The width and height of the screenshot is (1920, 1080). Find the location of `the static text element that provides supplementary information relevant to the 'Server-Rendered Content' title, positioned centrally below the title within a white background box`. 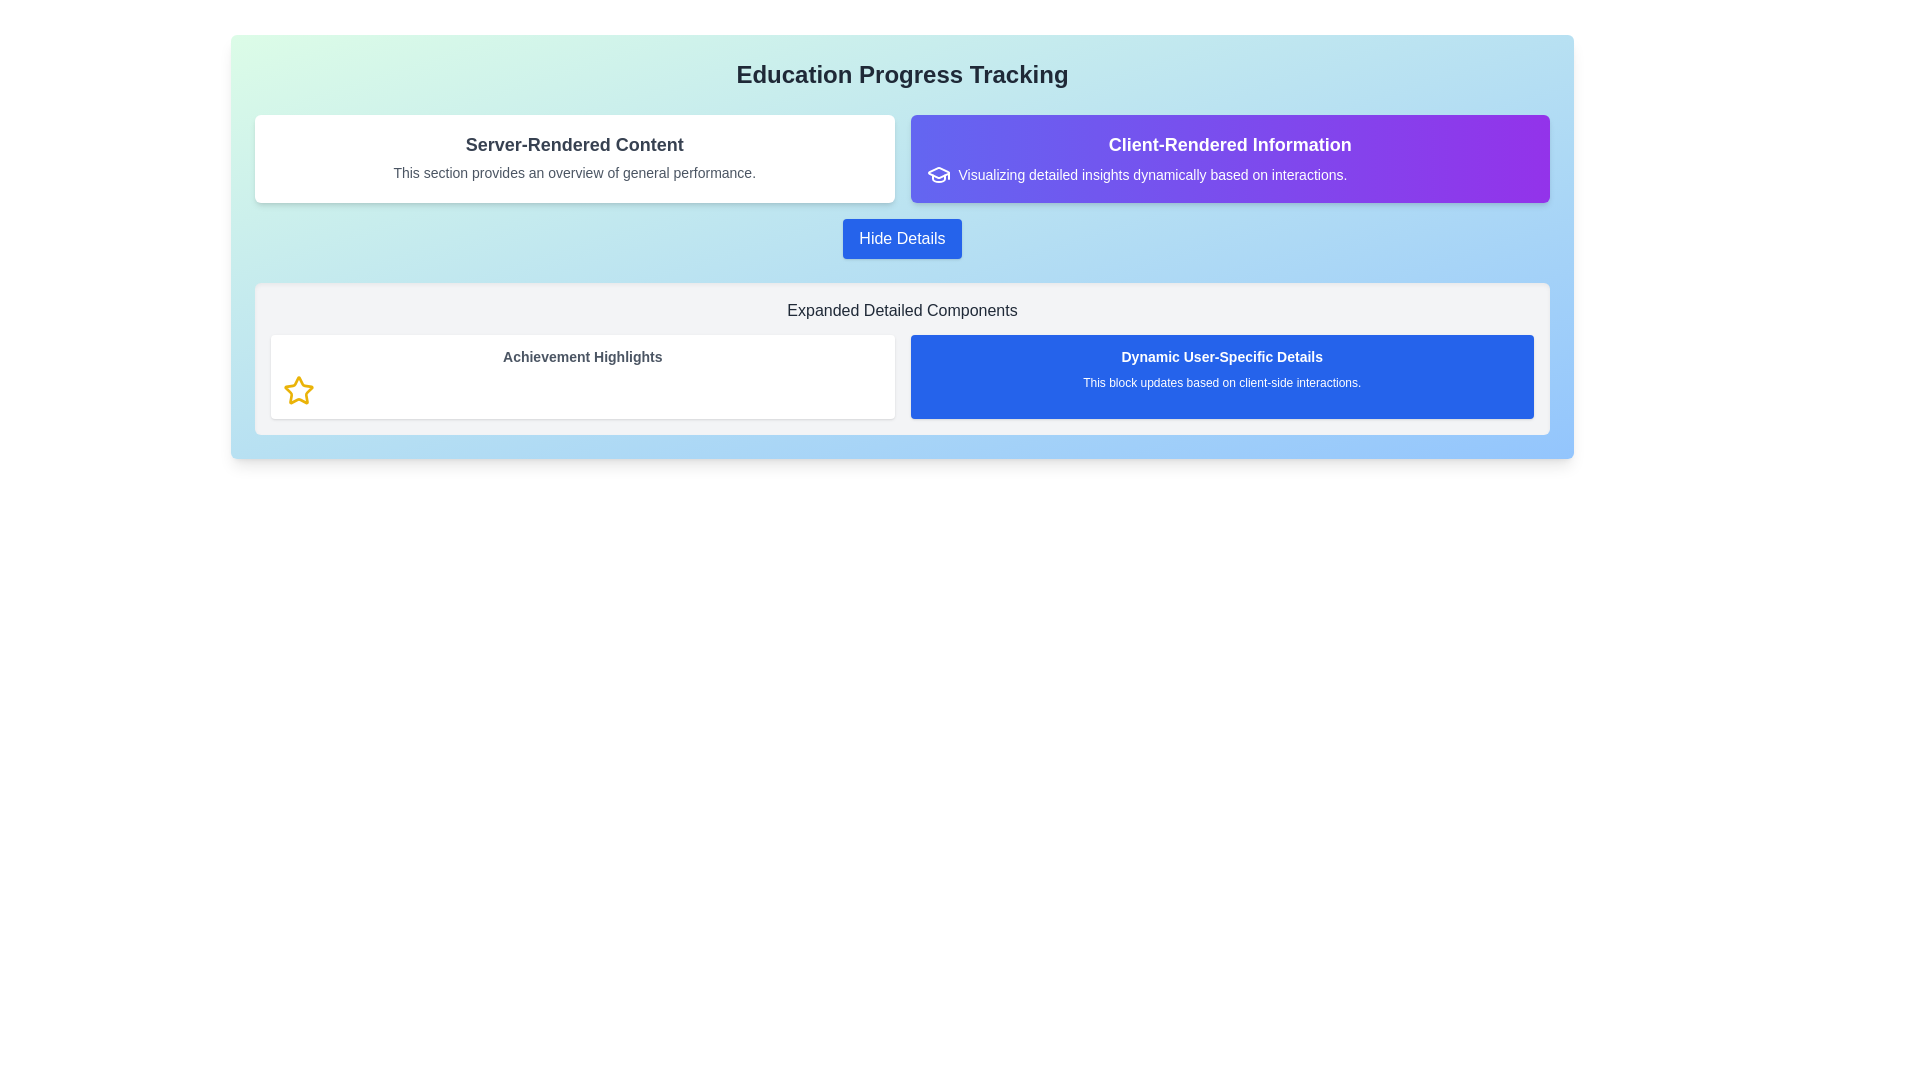

the static text element that provides supplementary information relevant to the 'Server-Rendered Content' title, positioned centrally below the title within a white background box is located at coordinates (573, 172).